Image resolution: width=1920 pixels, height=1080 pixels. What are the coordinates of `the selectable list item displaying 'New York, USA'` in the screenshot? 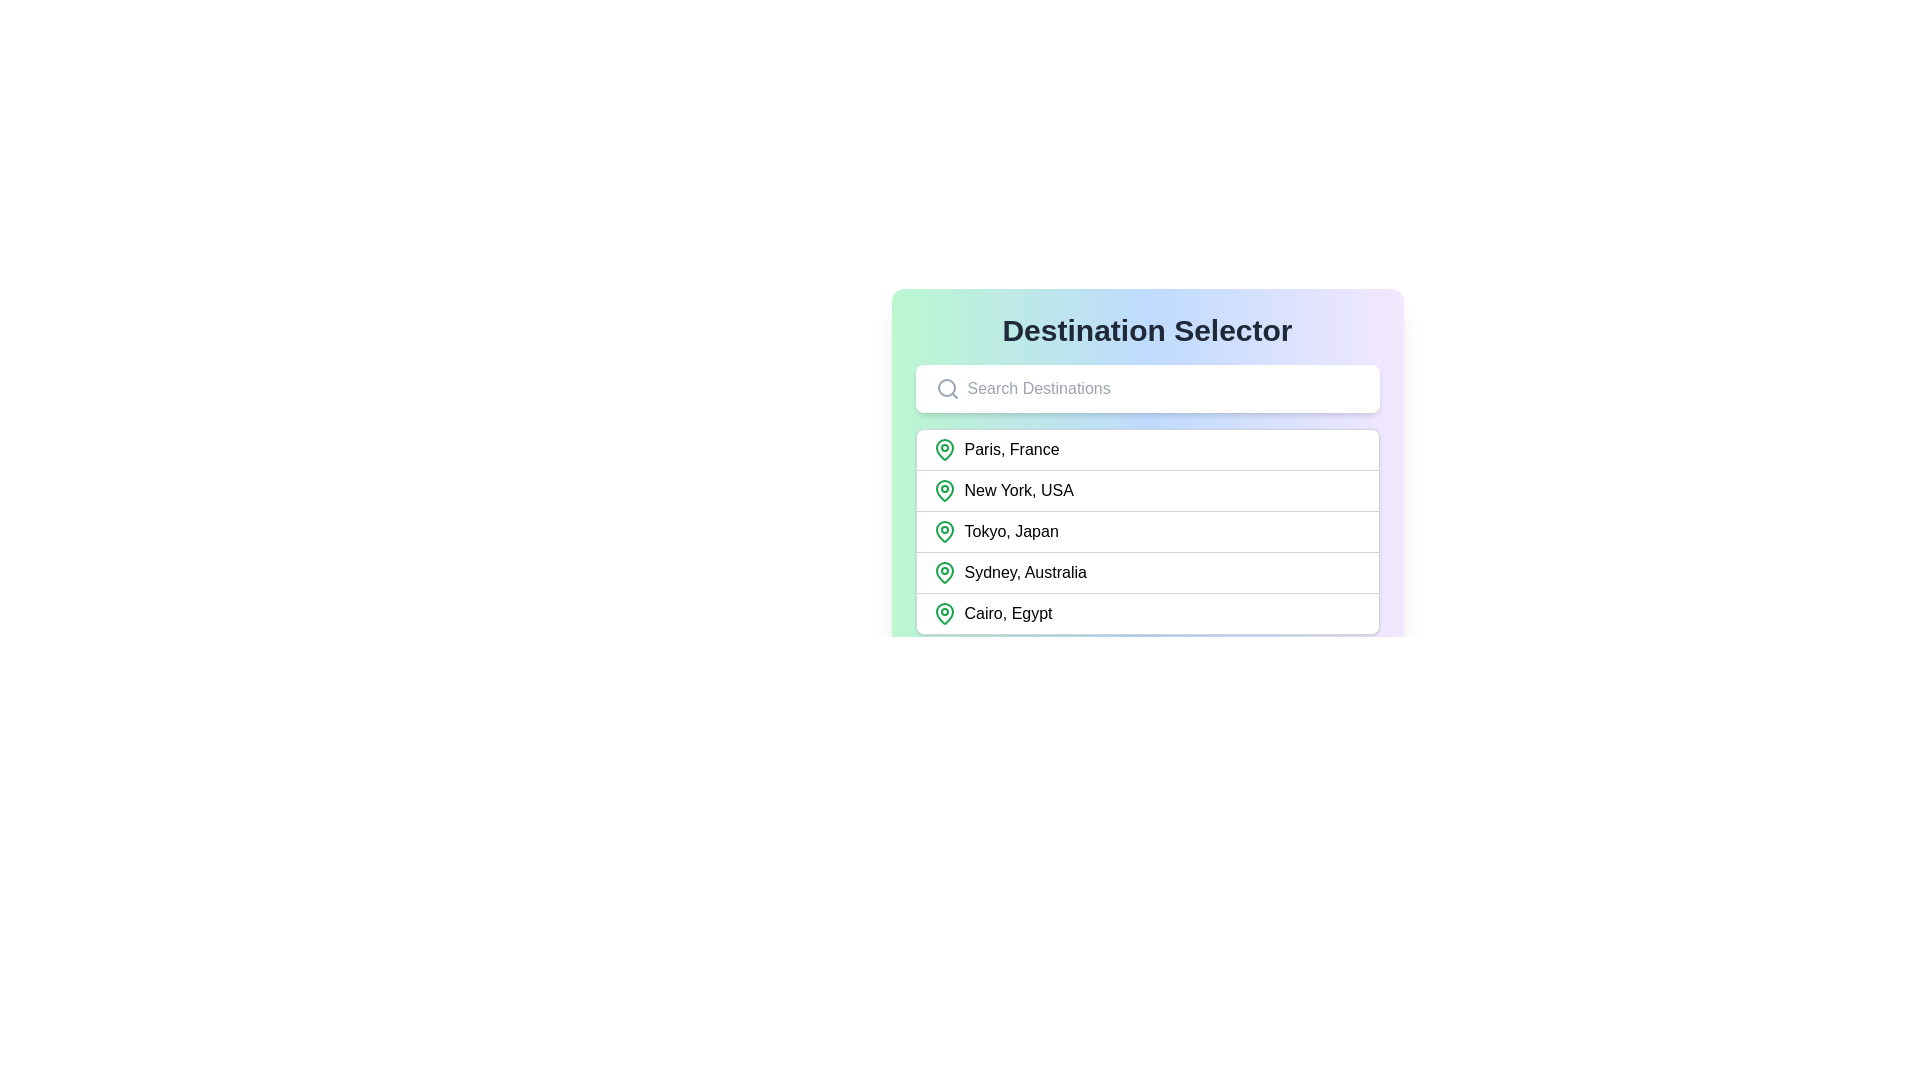 It's located at (1147, 490).